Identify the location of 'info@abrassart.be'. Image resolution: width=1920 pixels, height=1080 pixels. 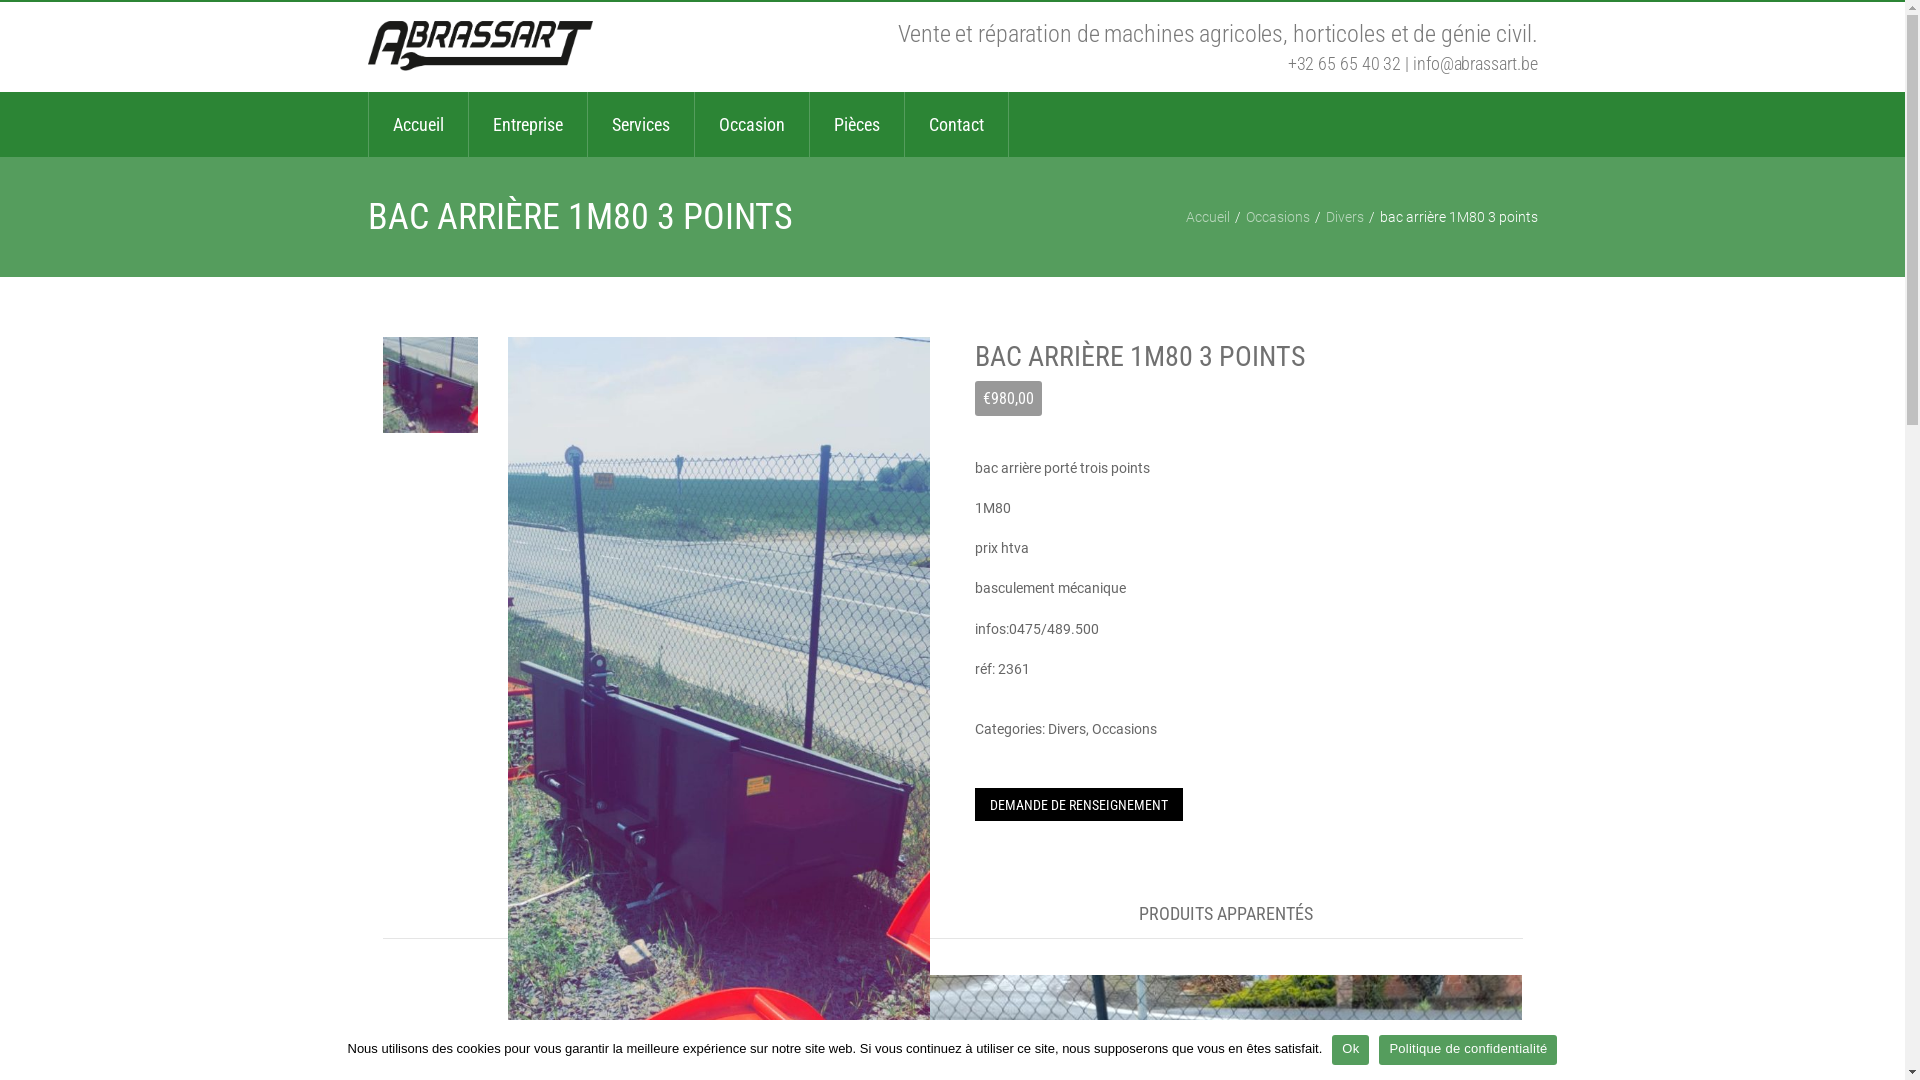
(1474, 62).